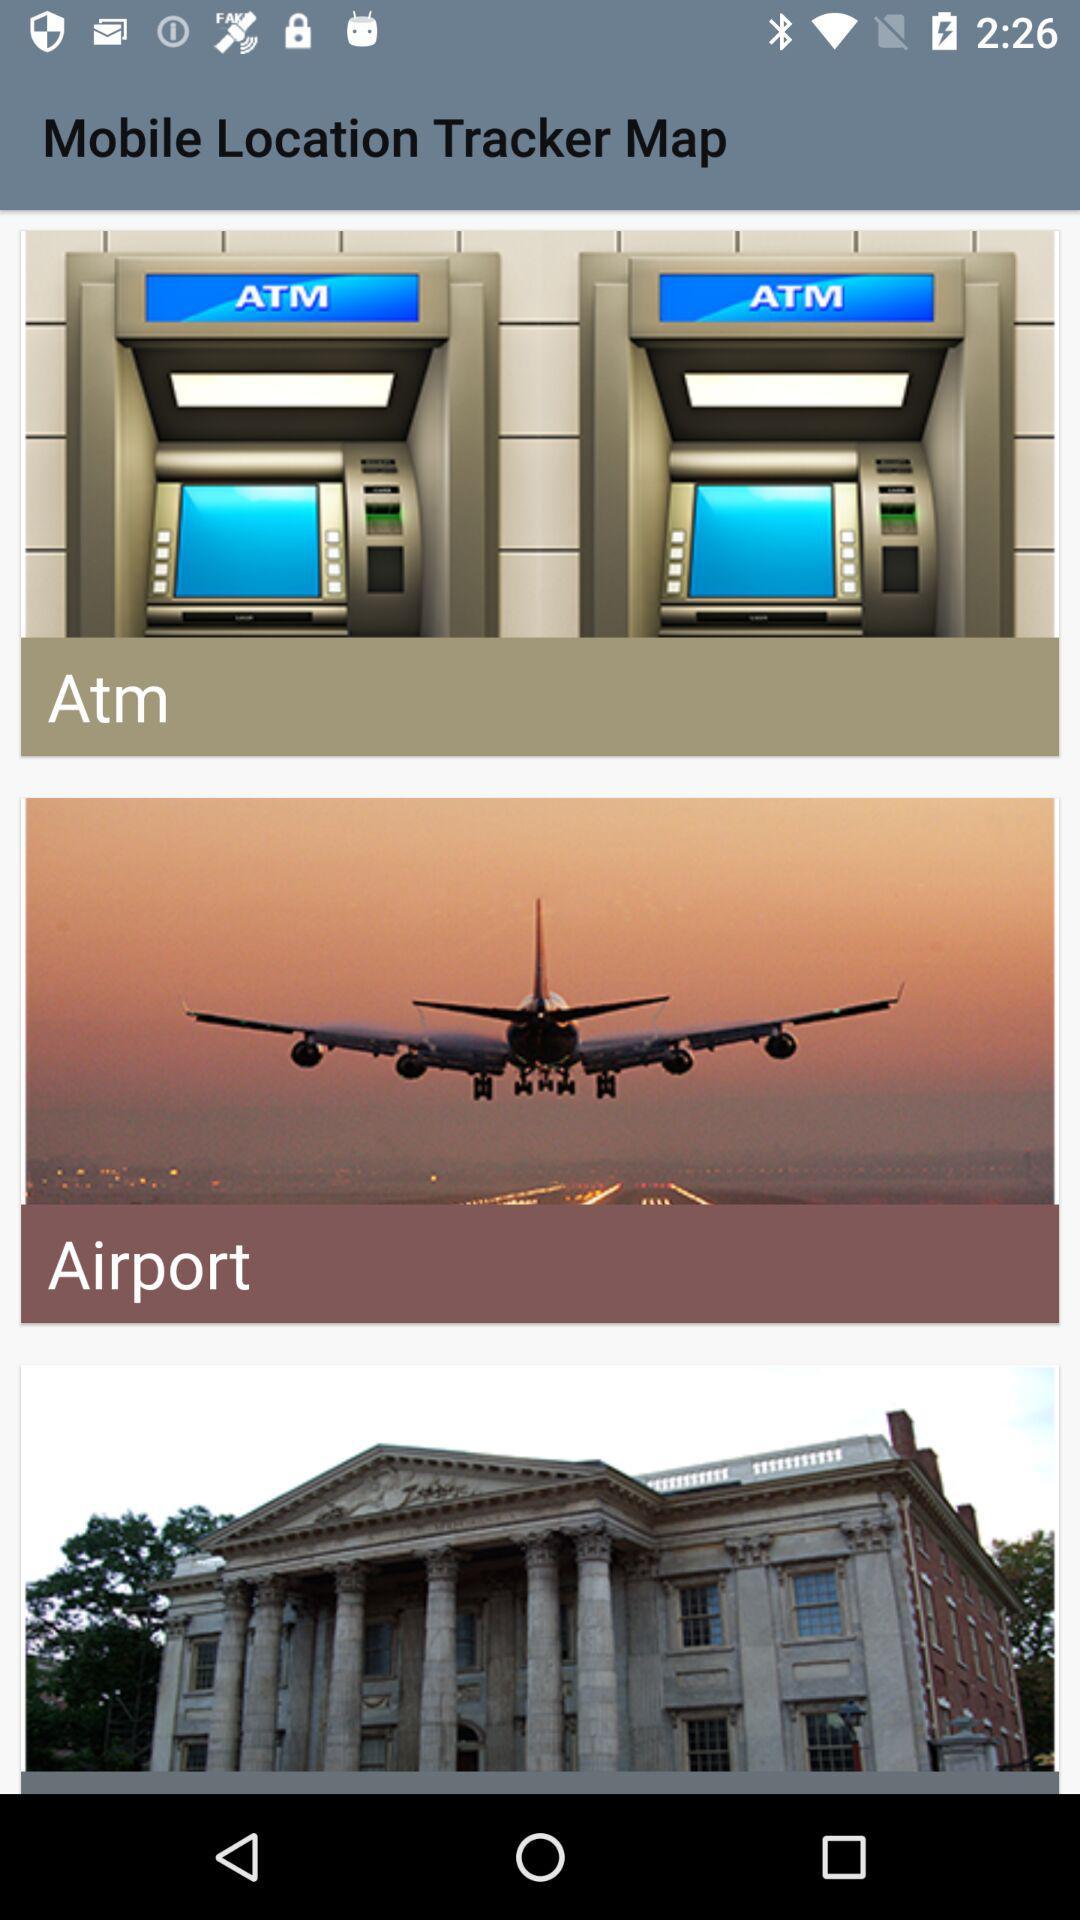 This screenshot has height=1920, width=1080. What do you see at coordinates (540, 1059) in the screenshot?
I see `advertisement` at bounding box center [540, 1059].